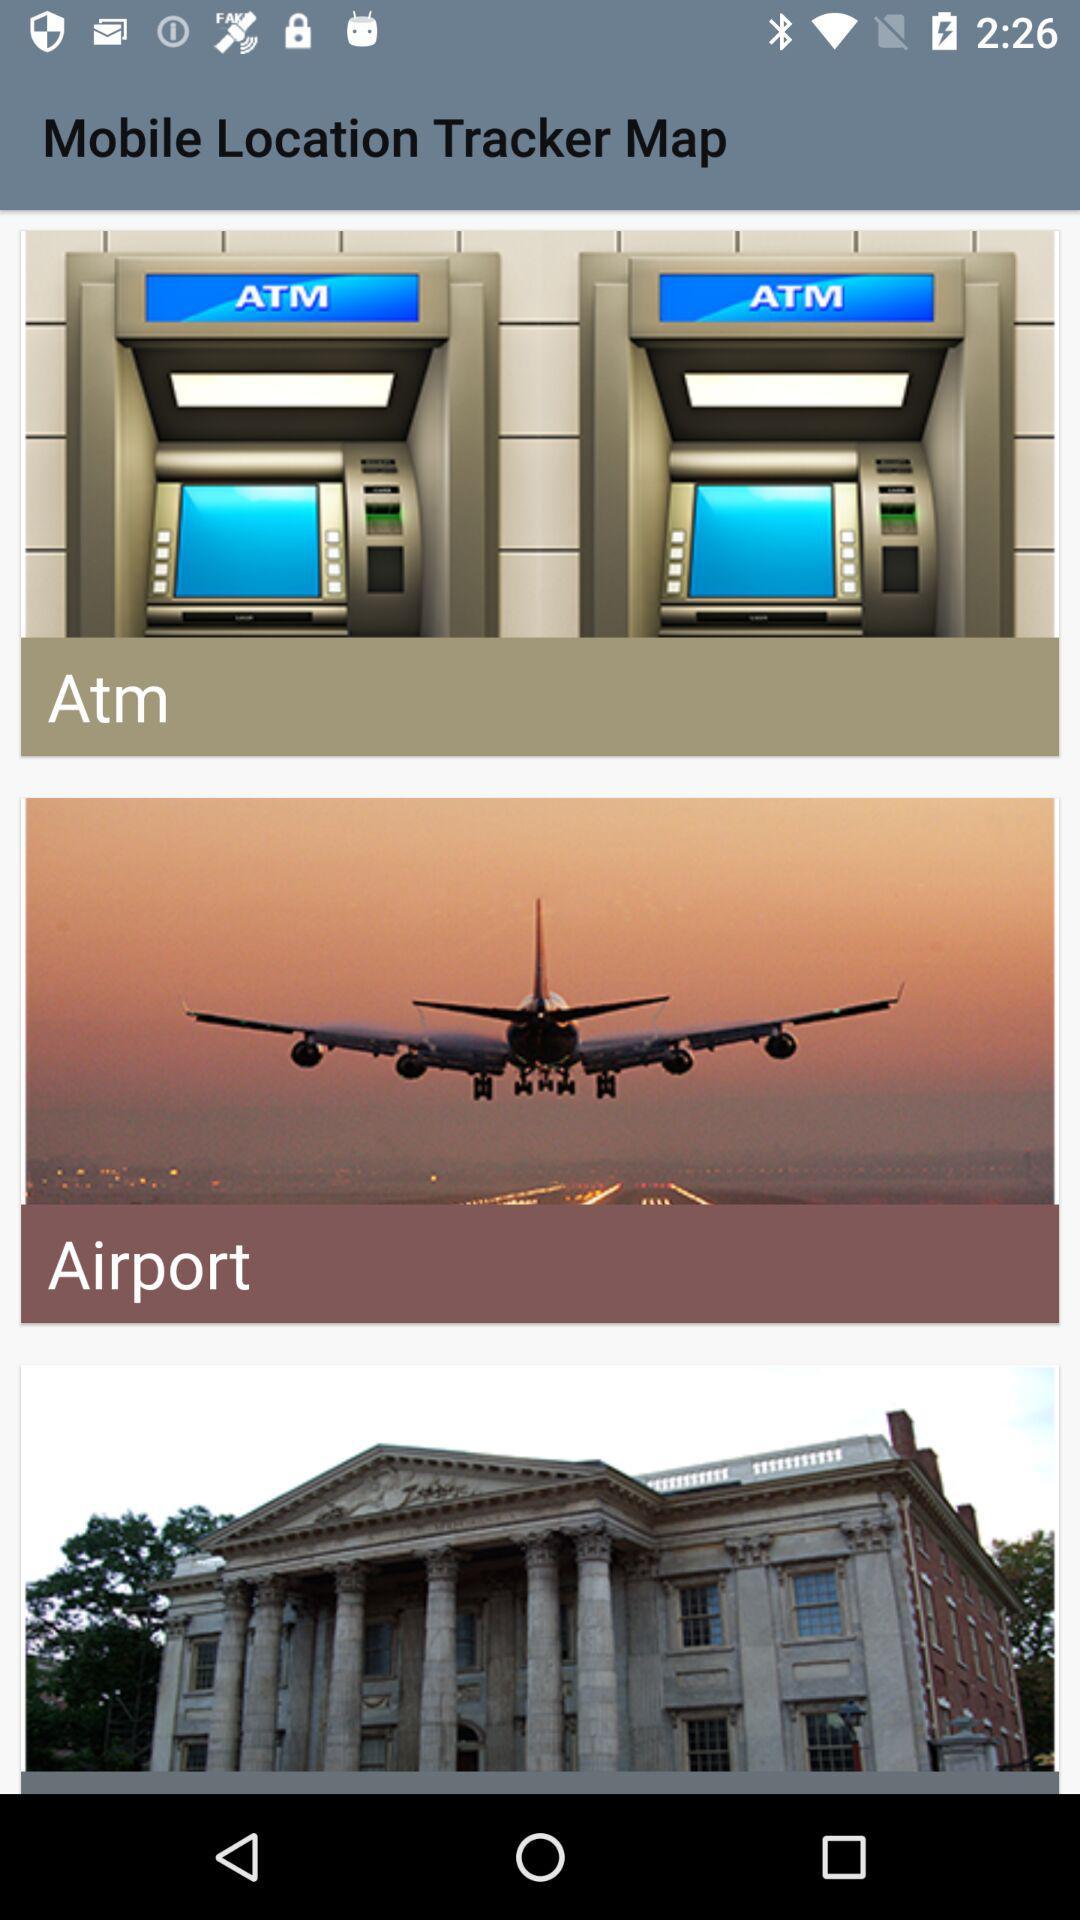 This screenshot has height=1920, width=1080. What do you see at coordinates (540, 1059) in the screenshot?
I see `advertisement` at bounding box center [540, 1059].